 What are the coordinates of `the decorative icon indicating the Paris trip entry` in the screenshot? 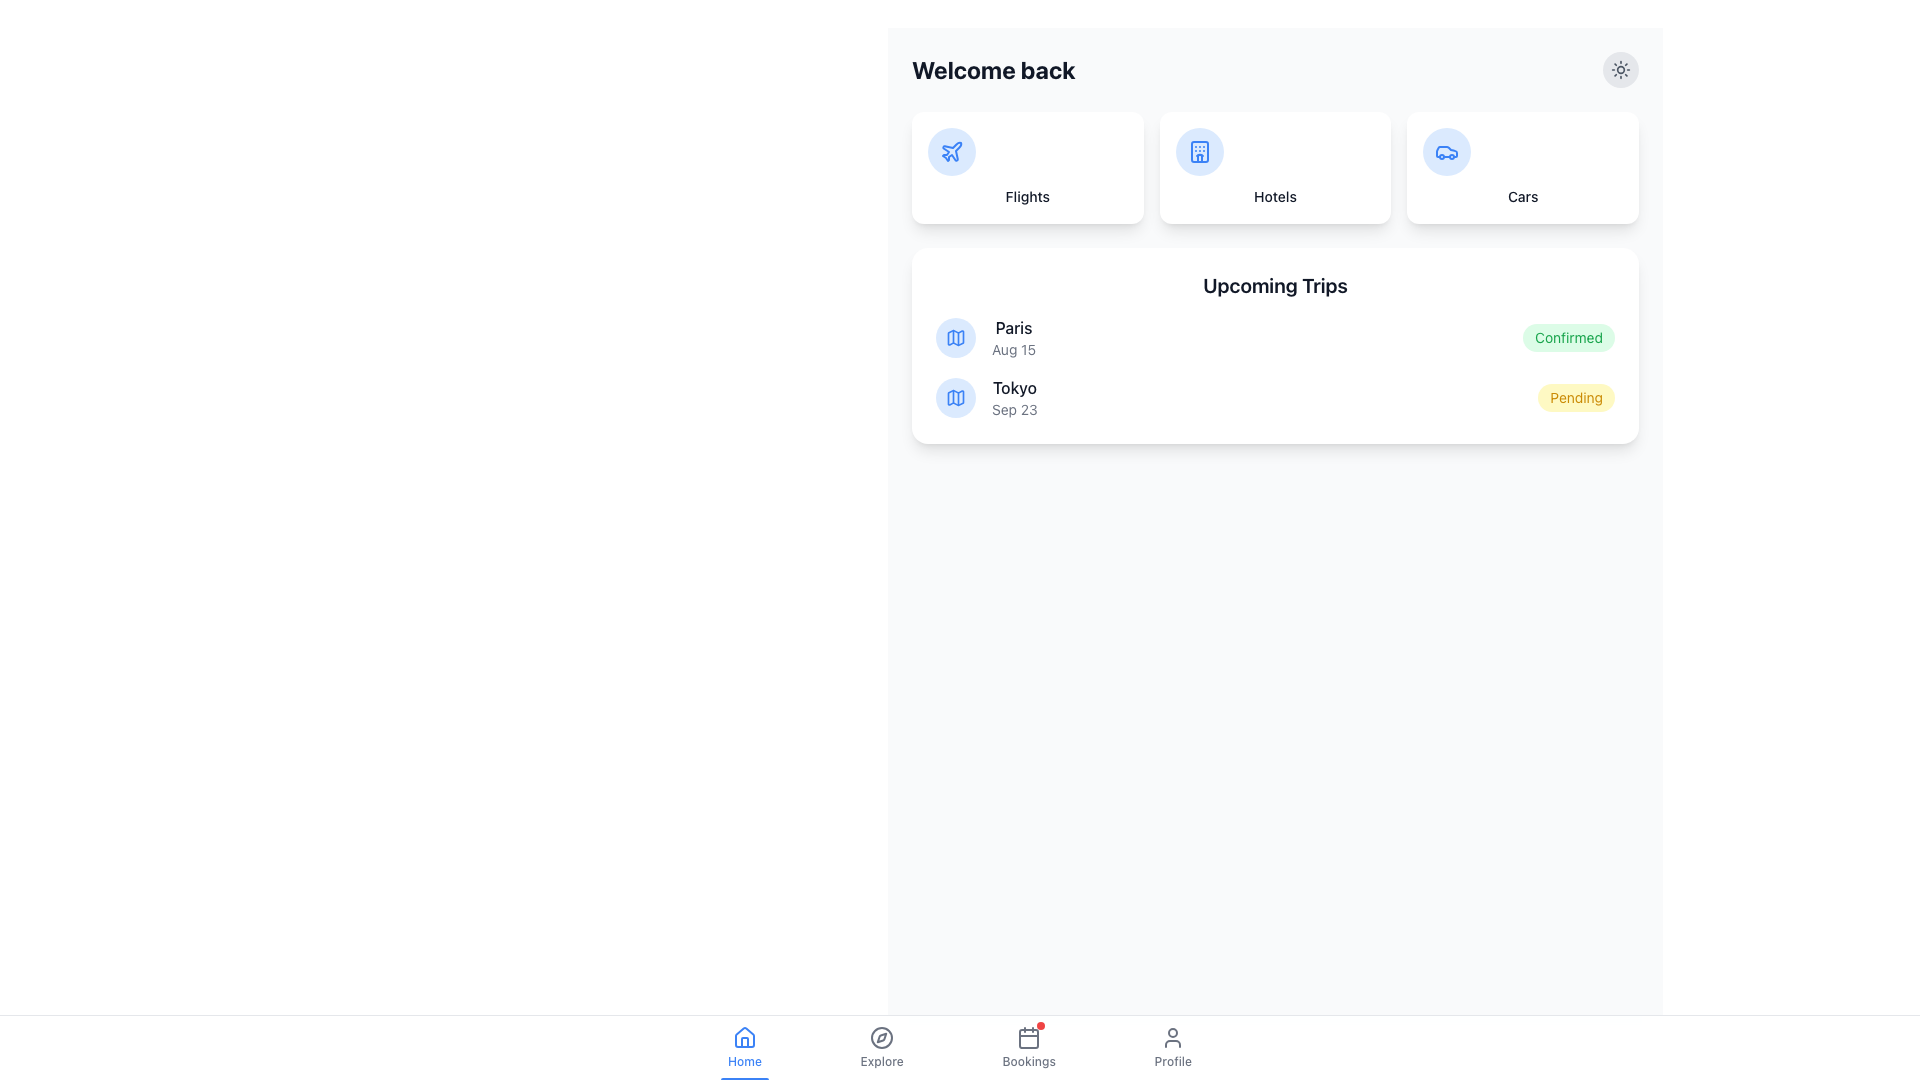 It's located at (954, 337).